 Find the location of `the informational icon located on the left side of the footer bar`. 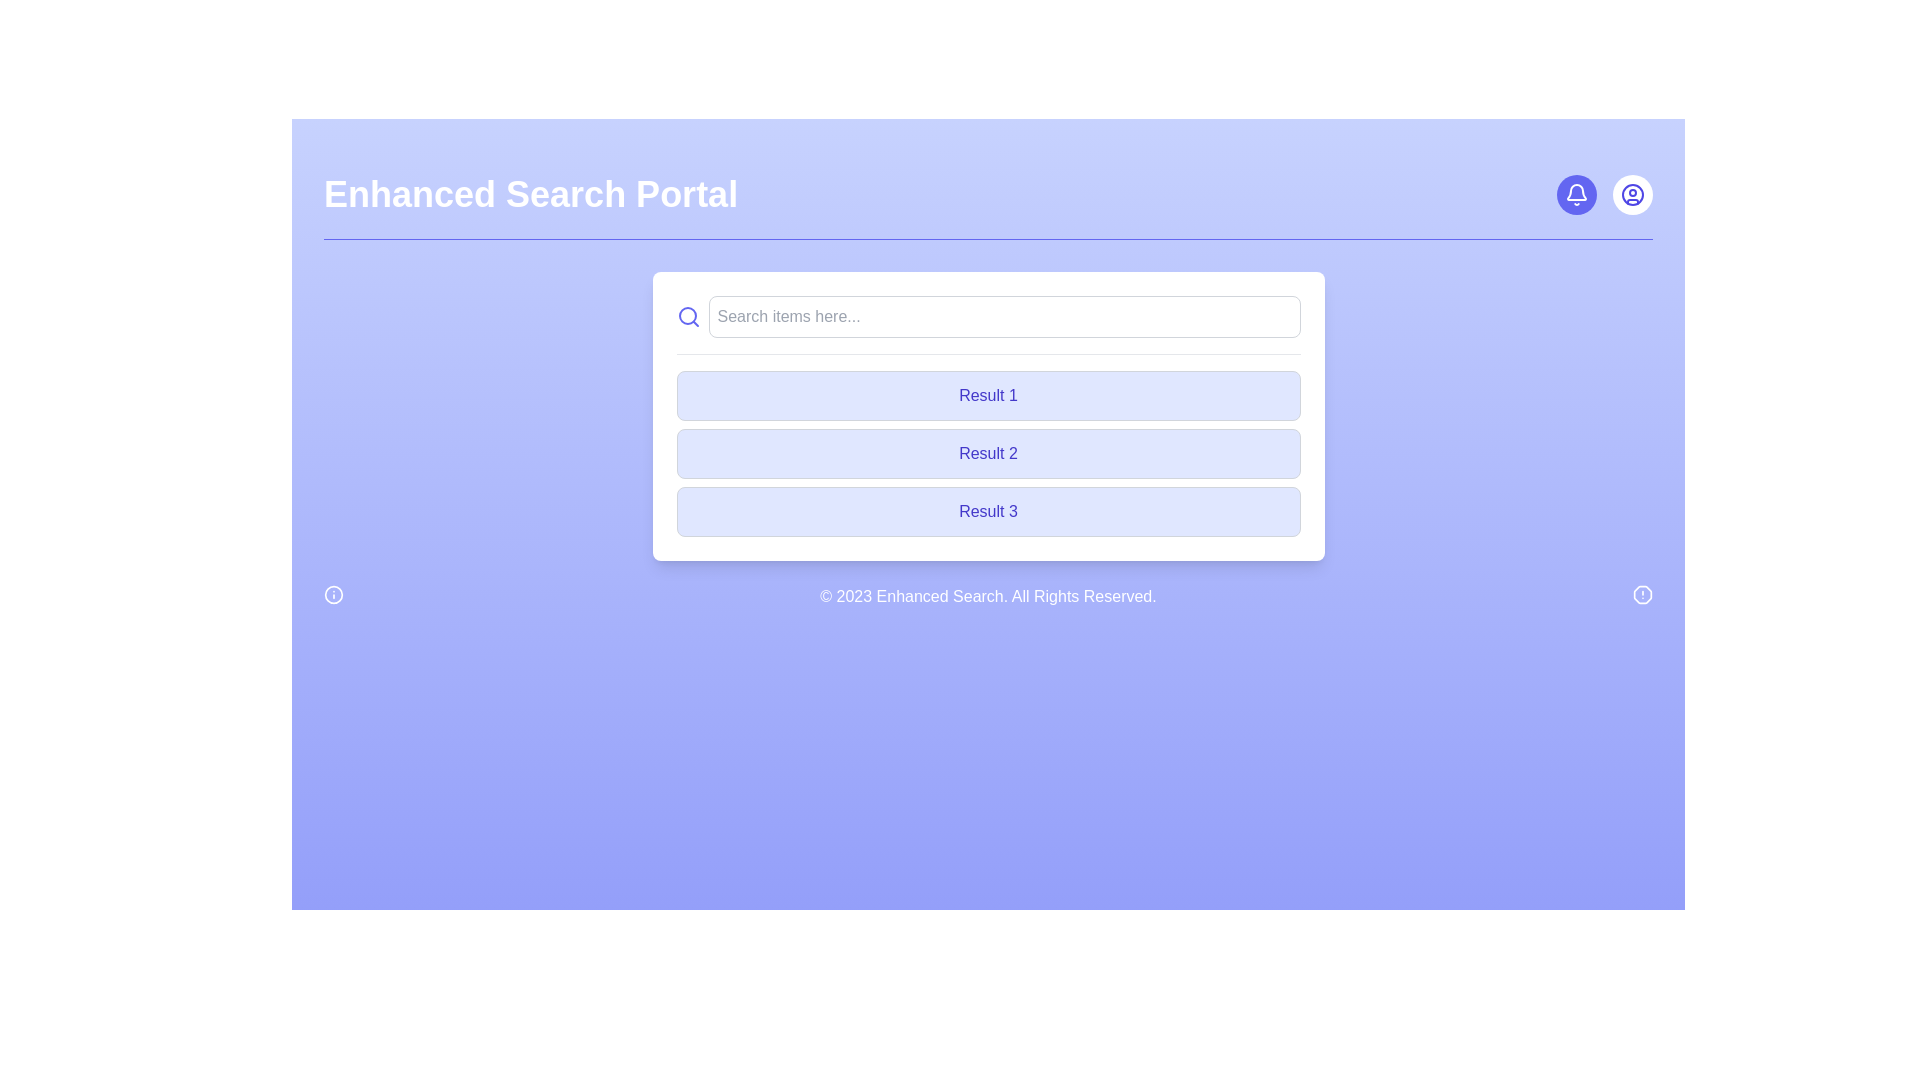

the informational icon located on the left side of the footer bar is located at coordinates (334, 593).